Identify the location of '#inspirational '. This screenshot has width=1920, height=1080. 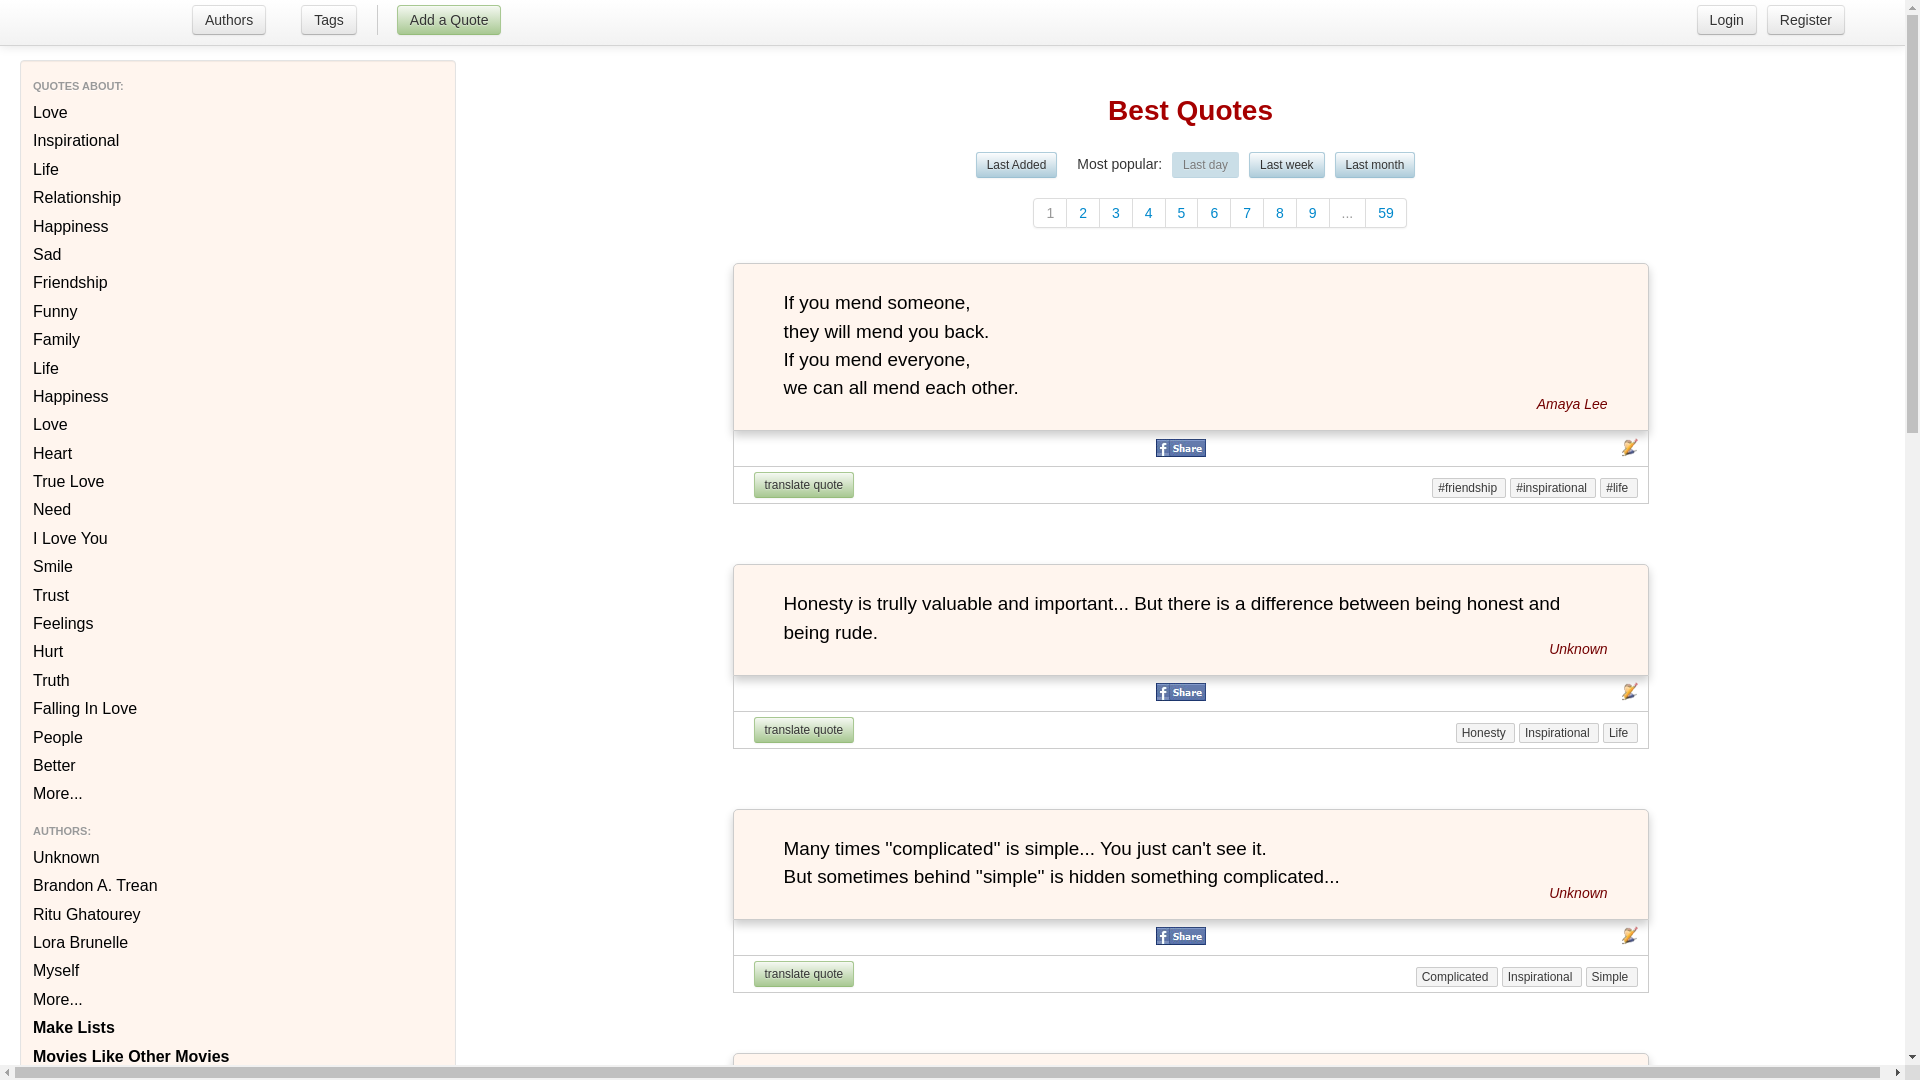
(1552, 488).